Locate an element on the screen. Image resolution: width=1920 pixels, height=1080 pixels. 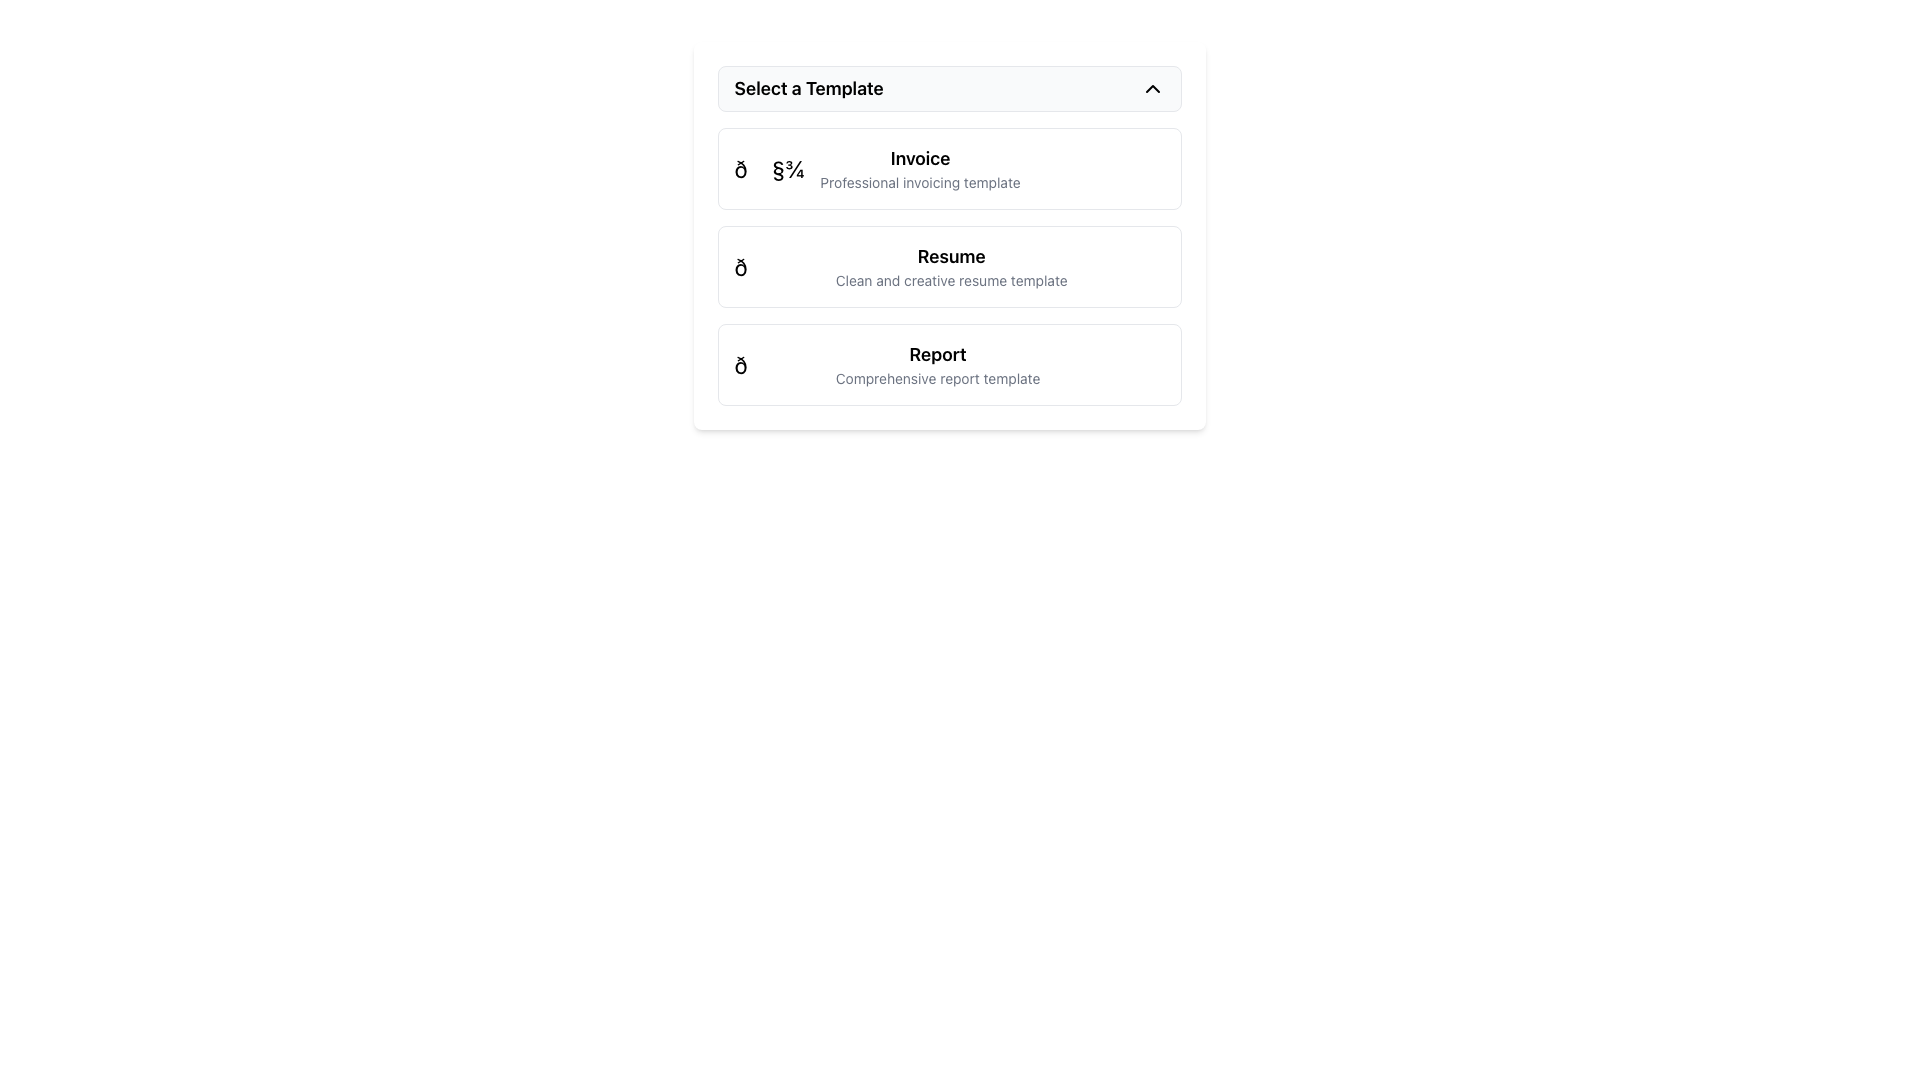
the supplementary description Text label for the 'Resume' template option, located below the heading 'Resume' in the template block is located at coordinates (950, 281).